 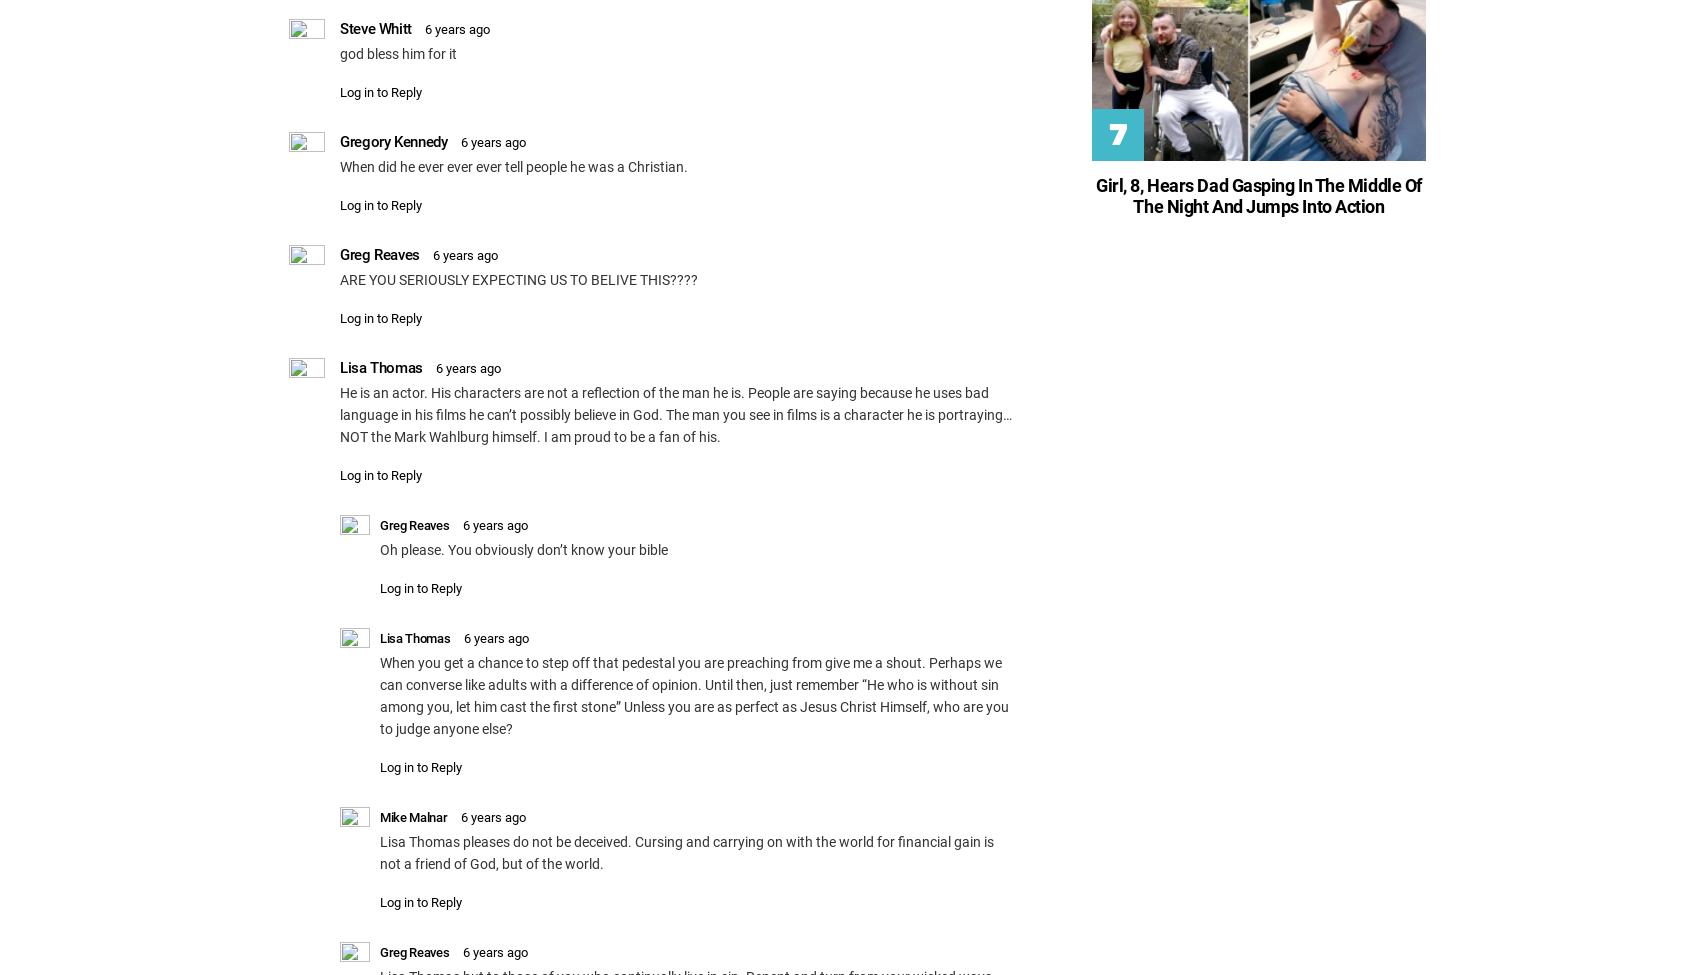 What do you see at coordinates (686, 851) in the screenshot?
I see `'Lisa Thomas pleases do not be deceived. Cursing and carrying on with the world for financial gain is not a friend of God, but of the world.'` at bounding box center [686, 851].